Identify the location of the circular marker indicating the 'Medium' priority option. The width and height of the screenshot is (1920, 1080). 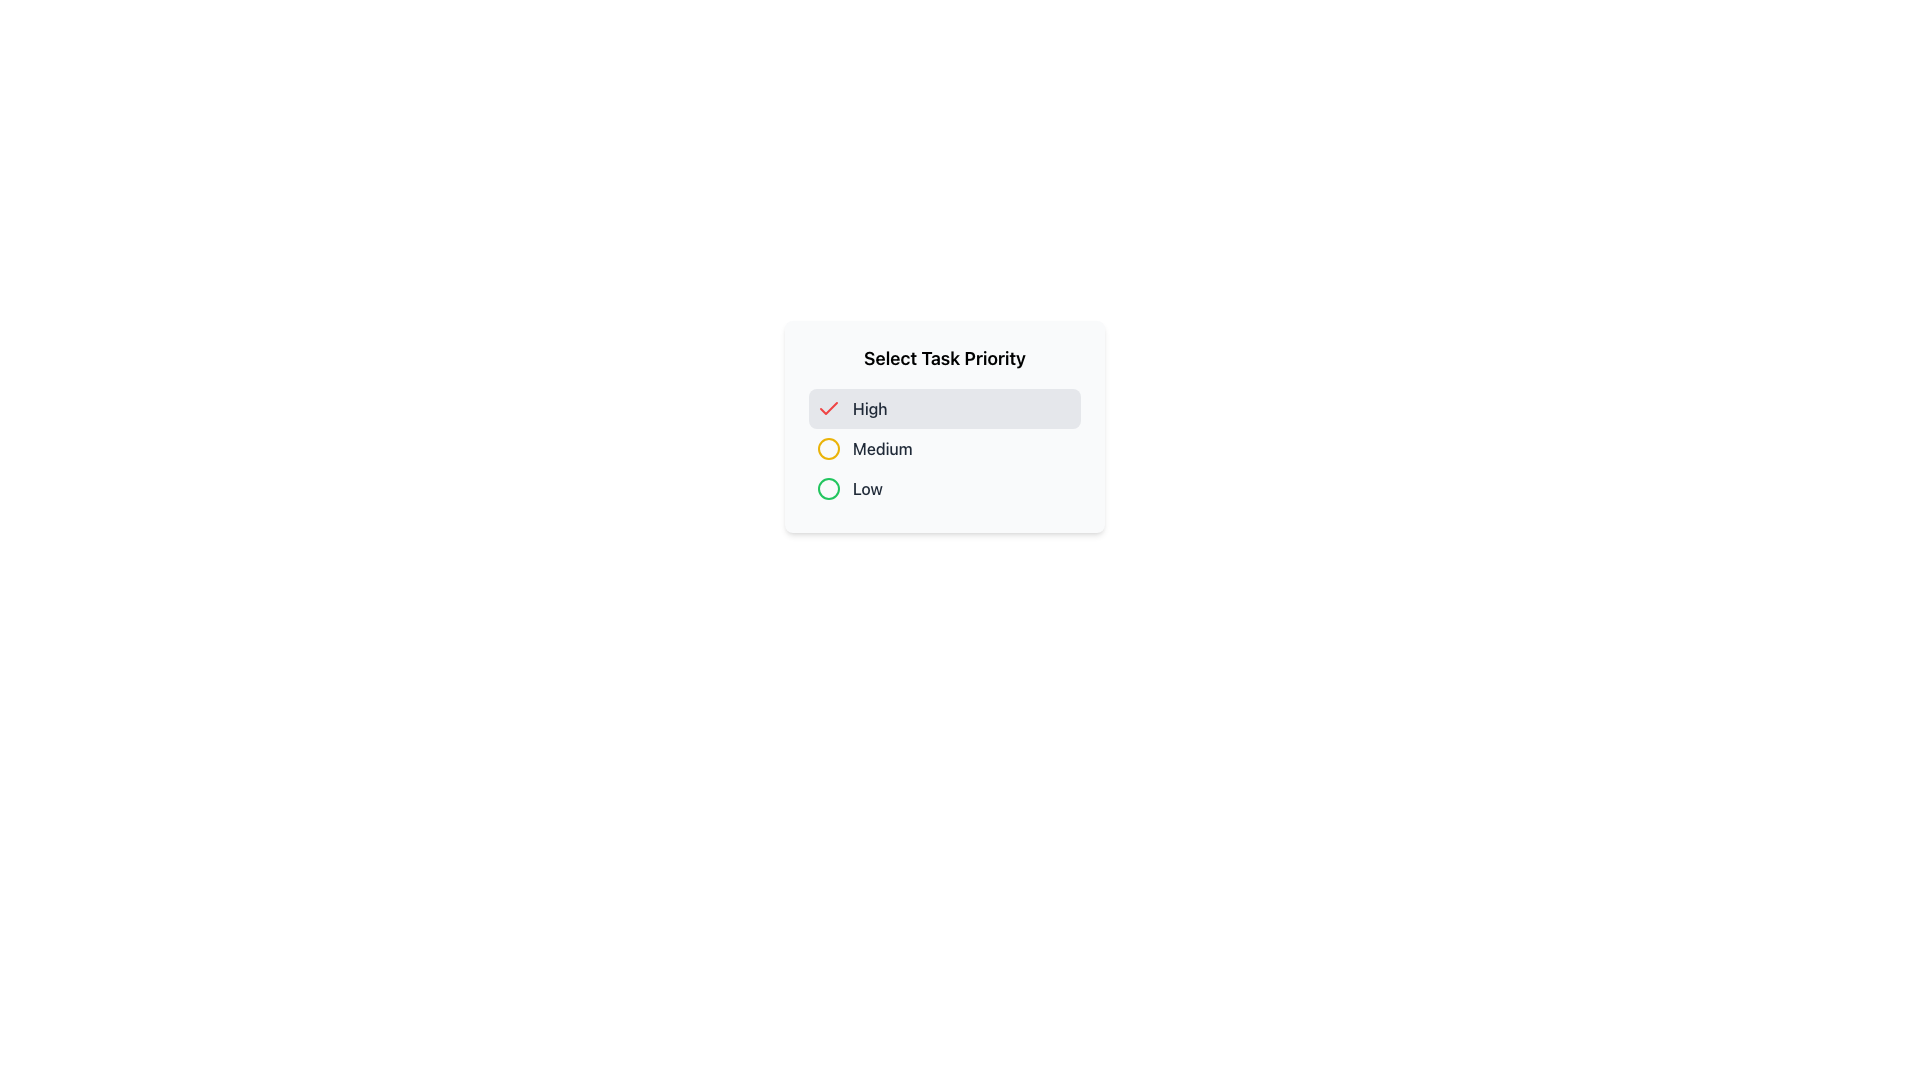
(829, 447).